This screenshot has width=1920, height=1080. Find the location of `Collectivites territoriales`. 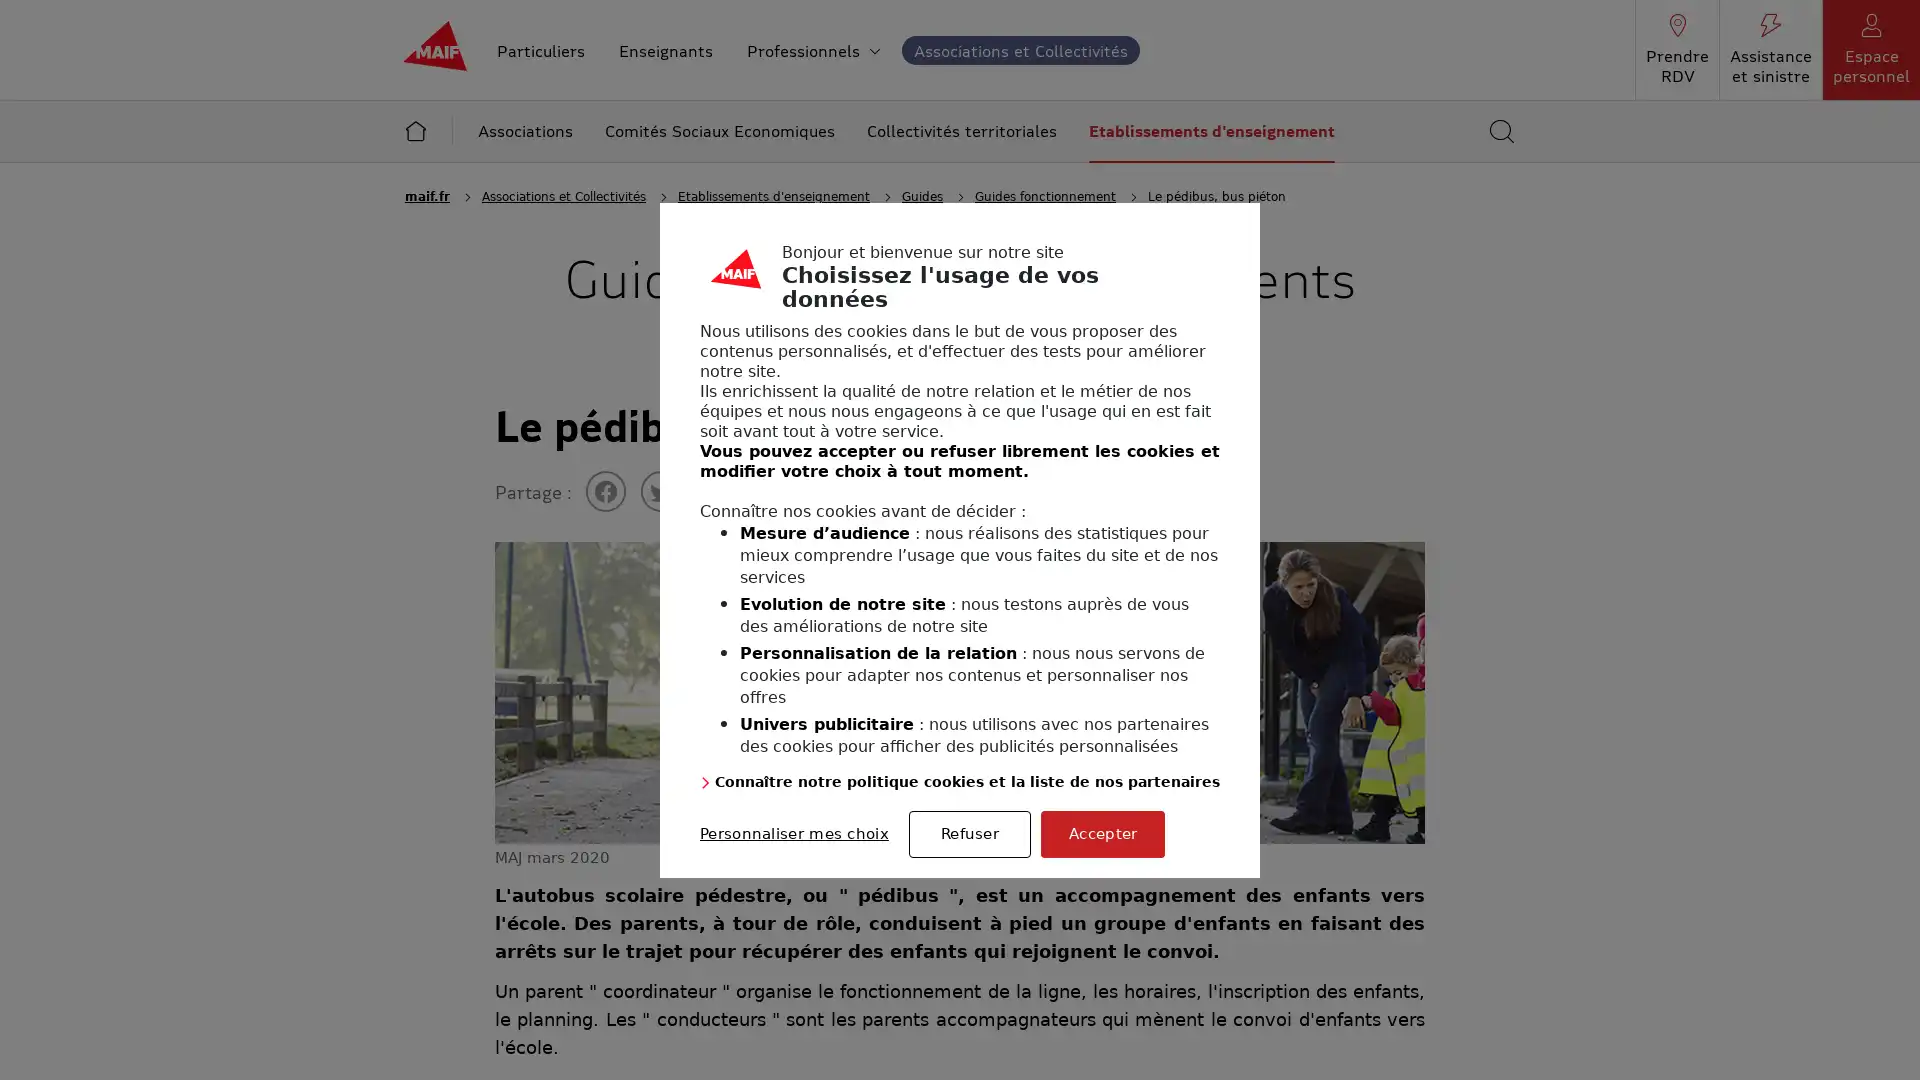

Collectivites territoriales is located at coordinates (961, 131).